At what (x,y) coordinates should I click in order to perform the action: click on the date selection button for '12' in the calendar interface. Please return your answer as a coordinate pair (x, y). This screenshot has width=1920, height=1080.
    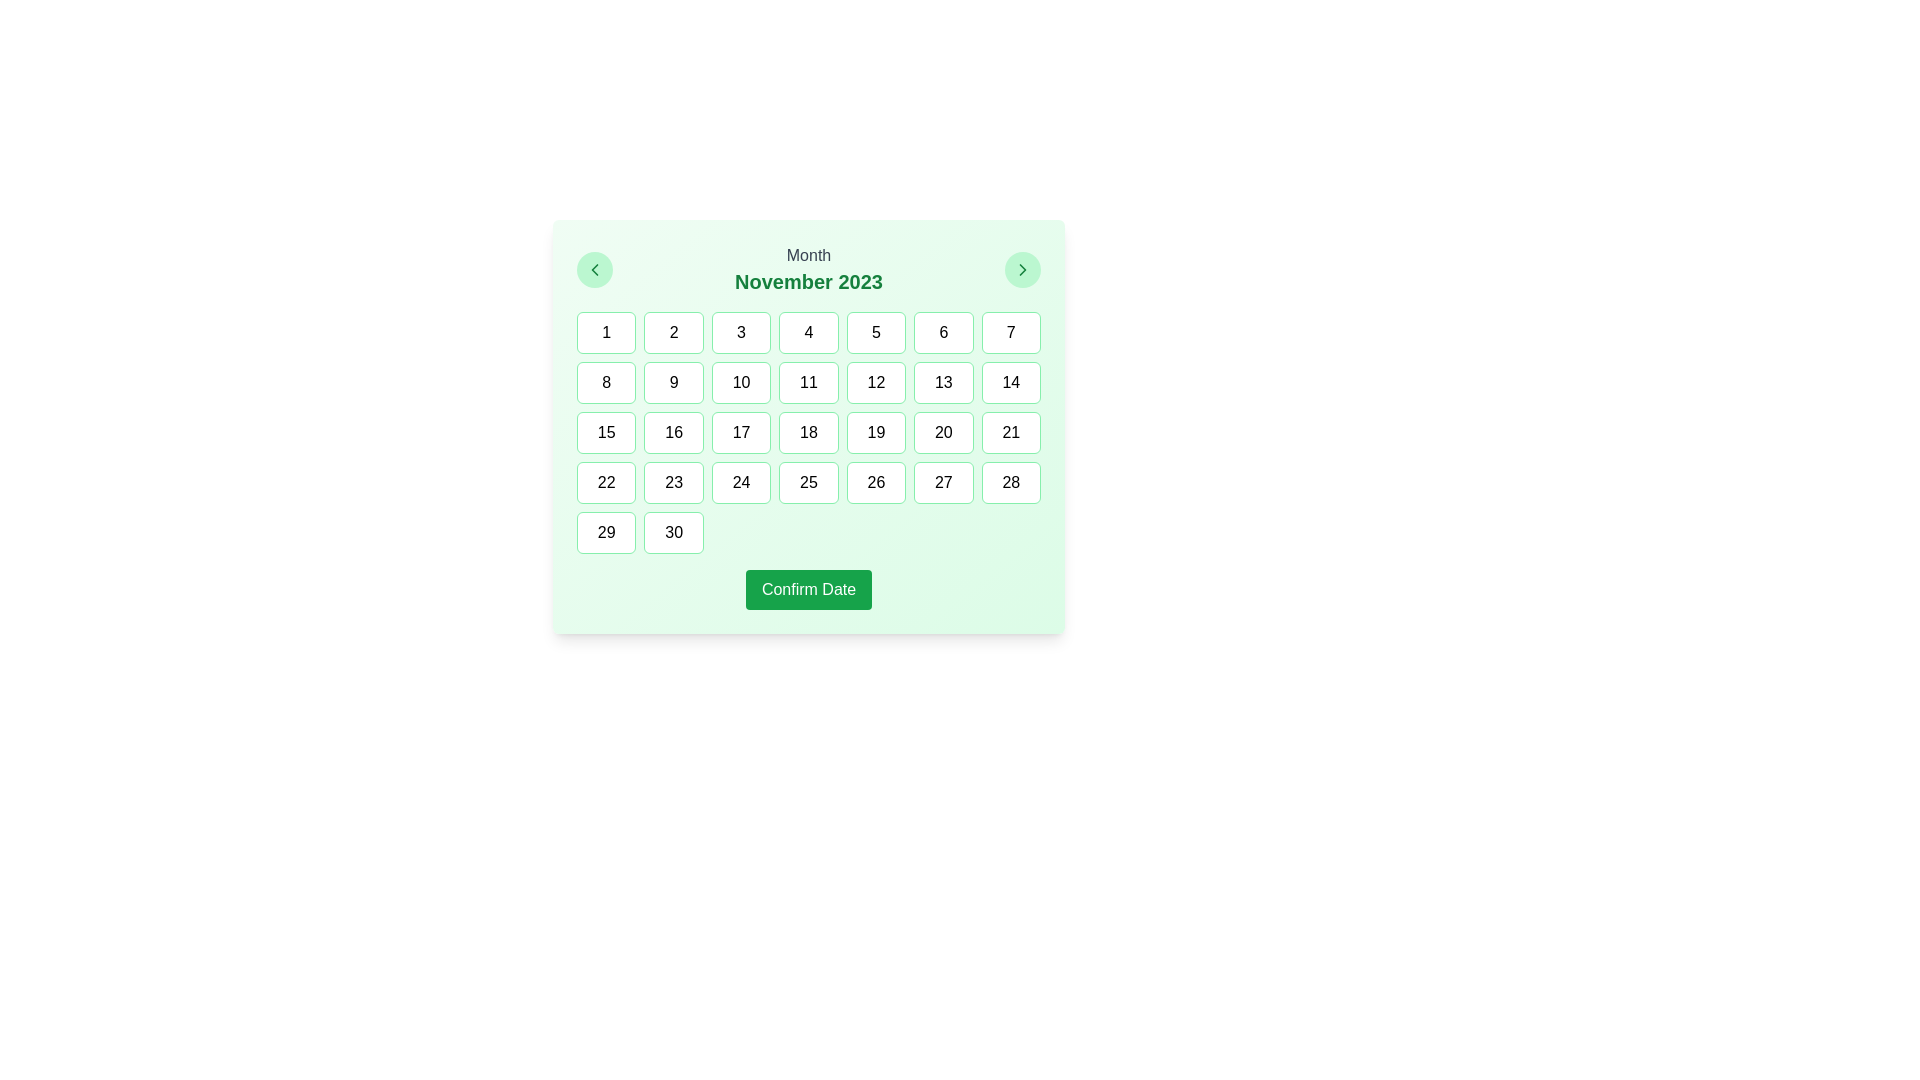
    Looking at the image, I should click on (876, 382).